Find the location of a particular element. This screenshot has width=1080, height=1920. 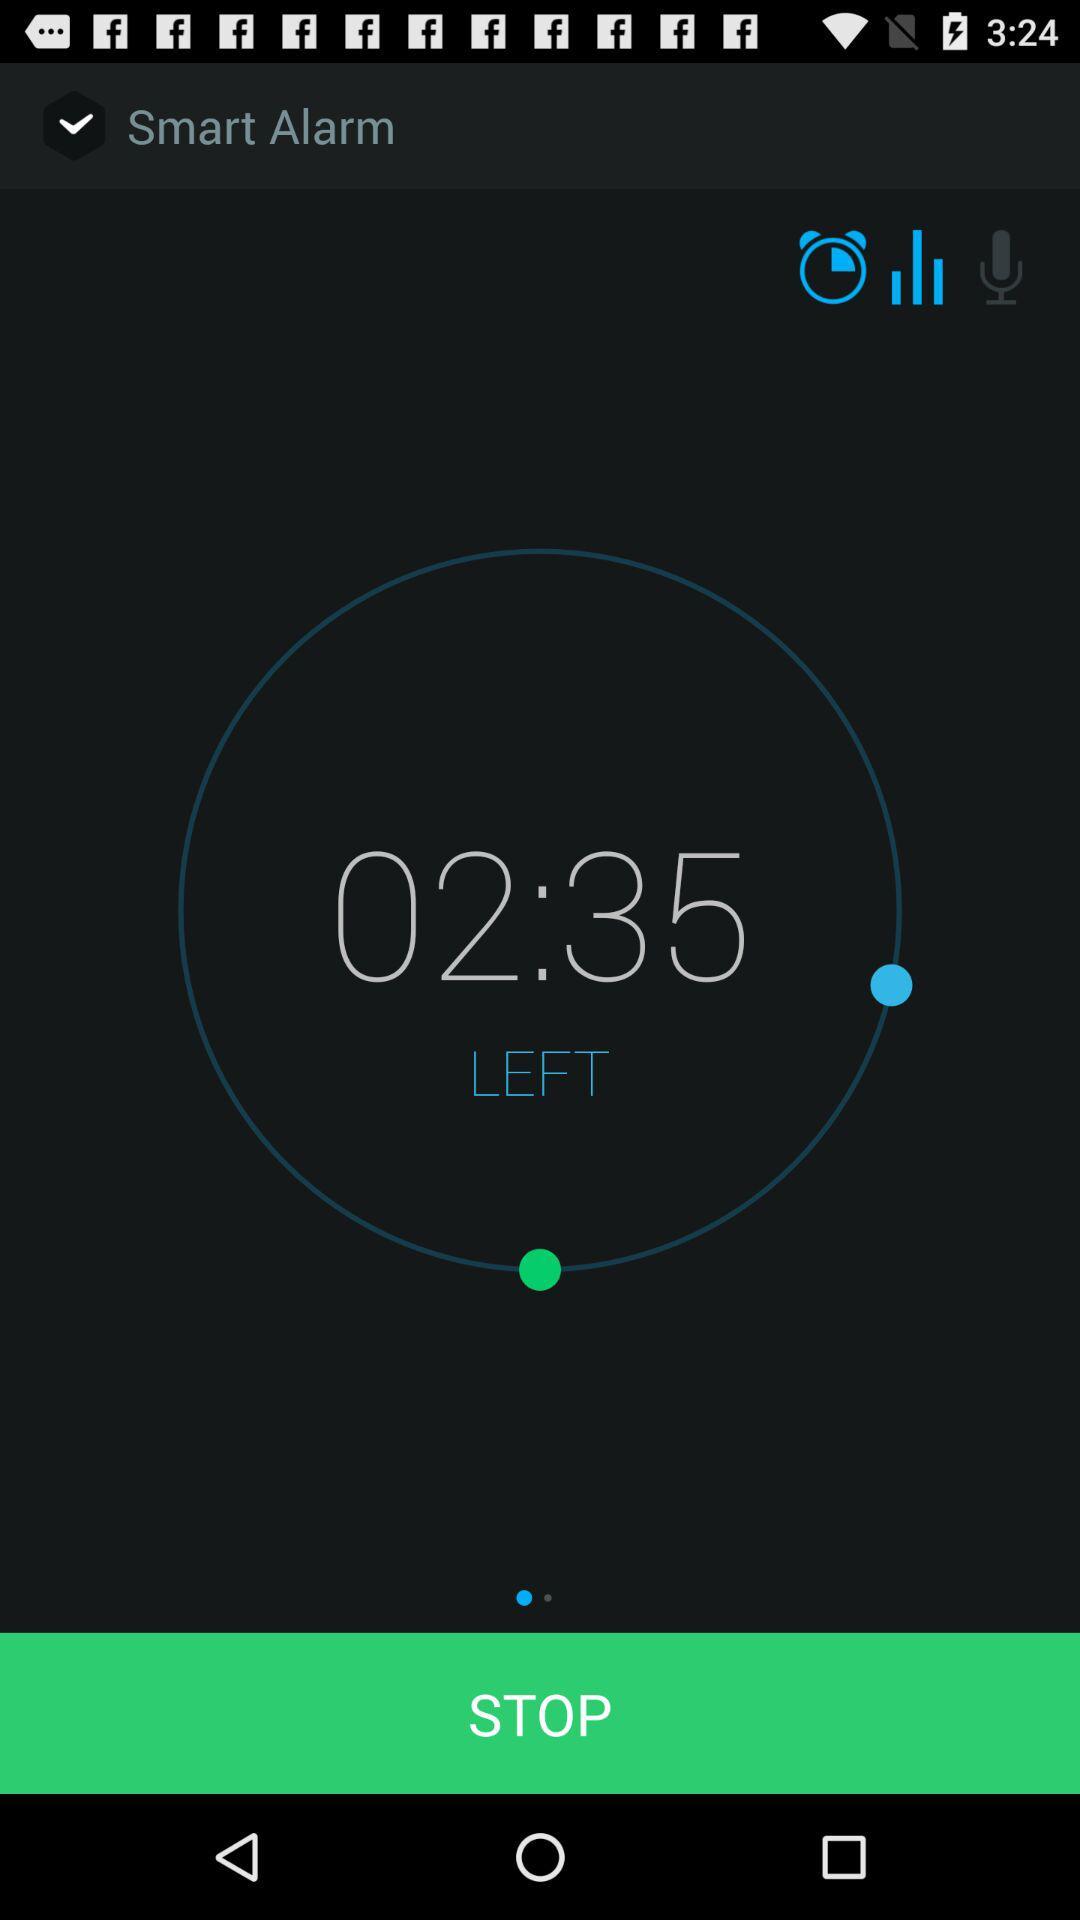

stop icon is located at coordinates (540, 1712).